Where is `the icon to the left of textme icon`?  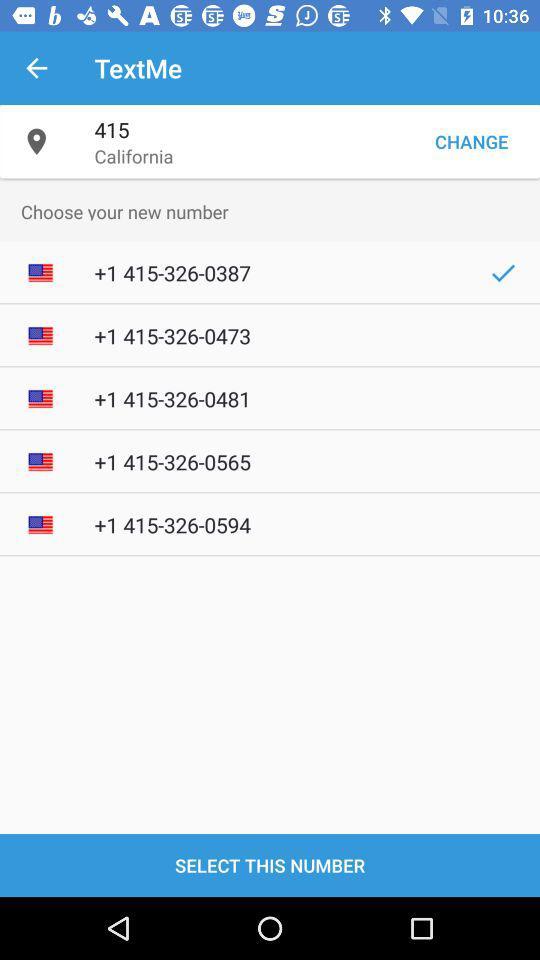
the icon to the left of textme icon is located at coordinates (36, 68).